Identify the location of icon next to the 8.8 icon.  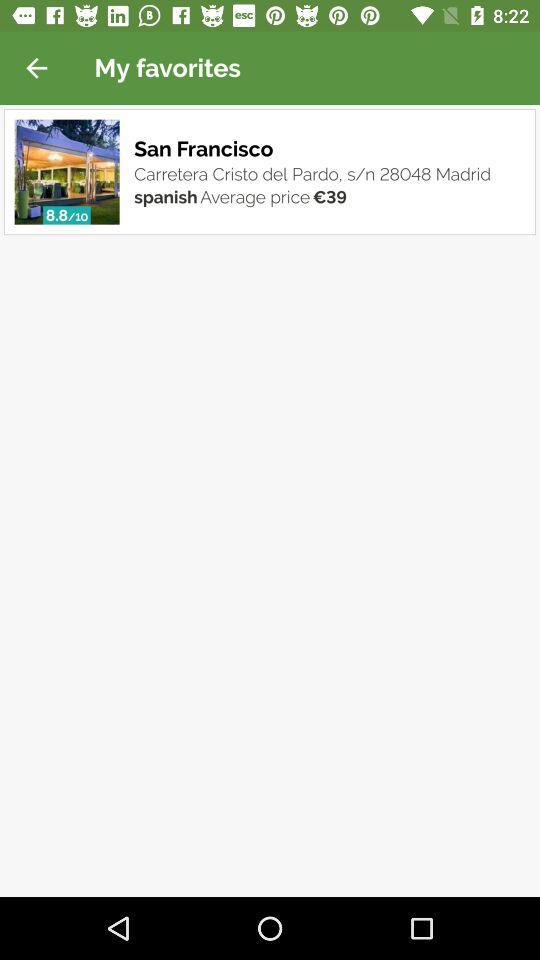
(76, 217).